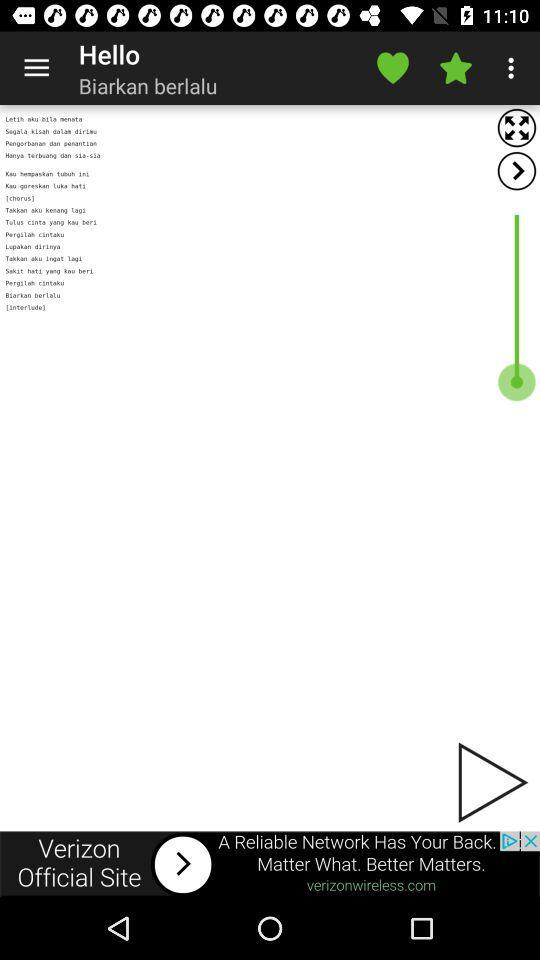 The width and height of the screenshot is (540, 960). What do you see at coordinates (516, 170) in the screenshot?
I see `go forward` at bounding box center [516, 170].